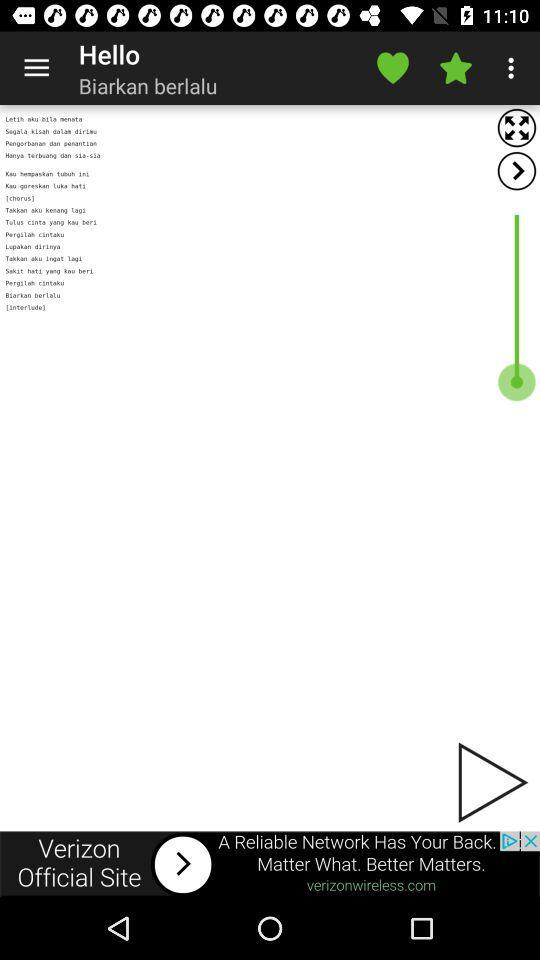 The width and height of the screenshot is (540, 960). What do you see at coordinates (516, 170) in the screenshot?
I see `go forward` at bounding box center [516, 170].